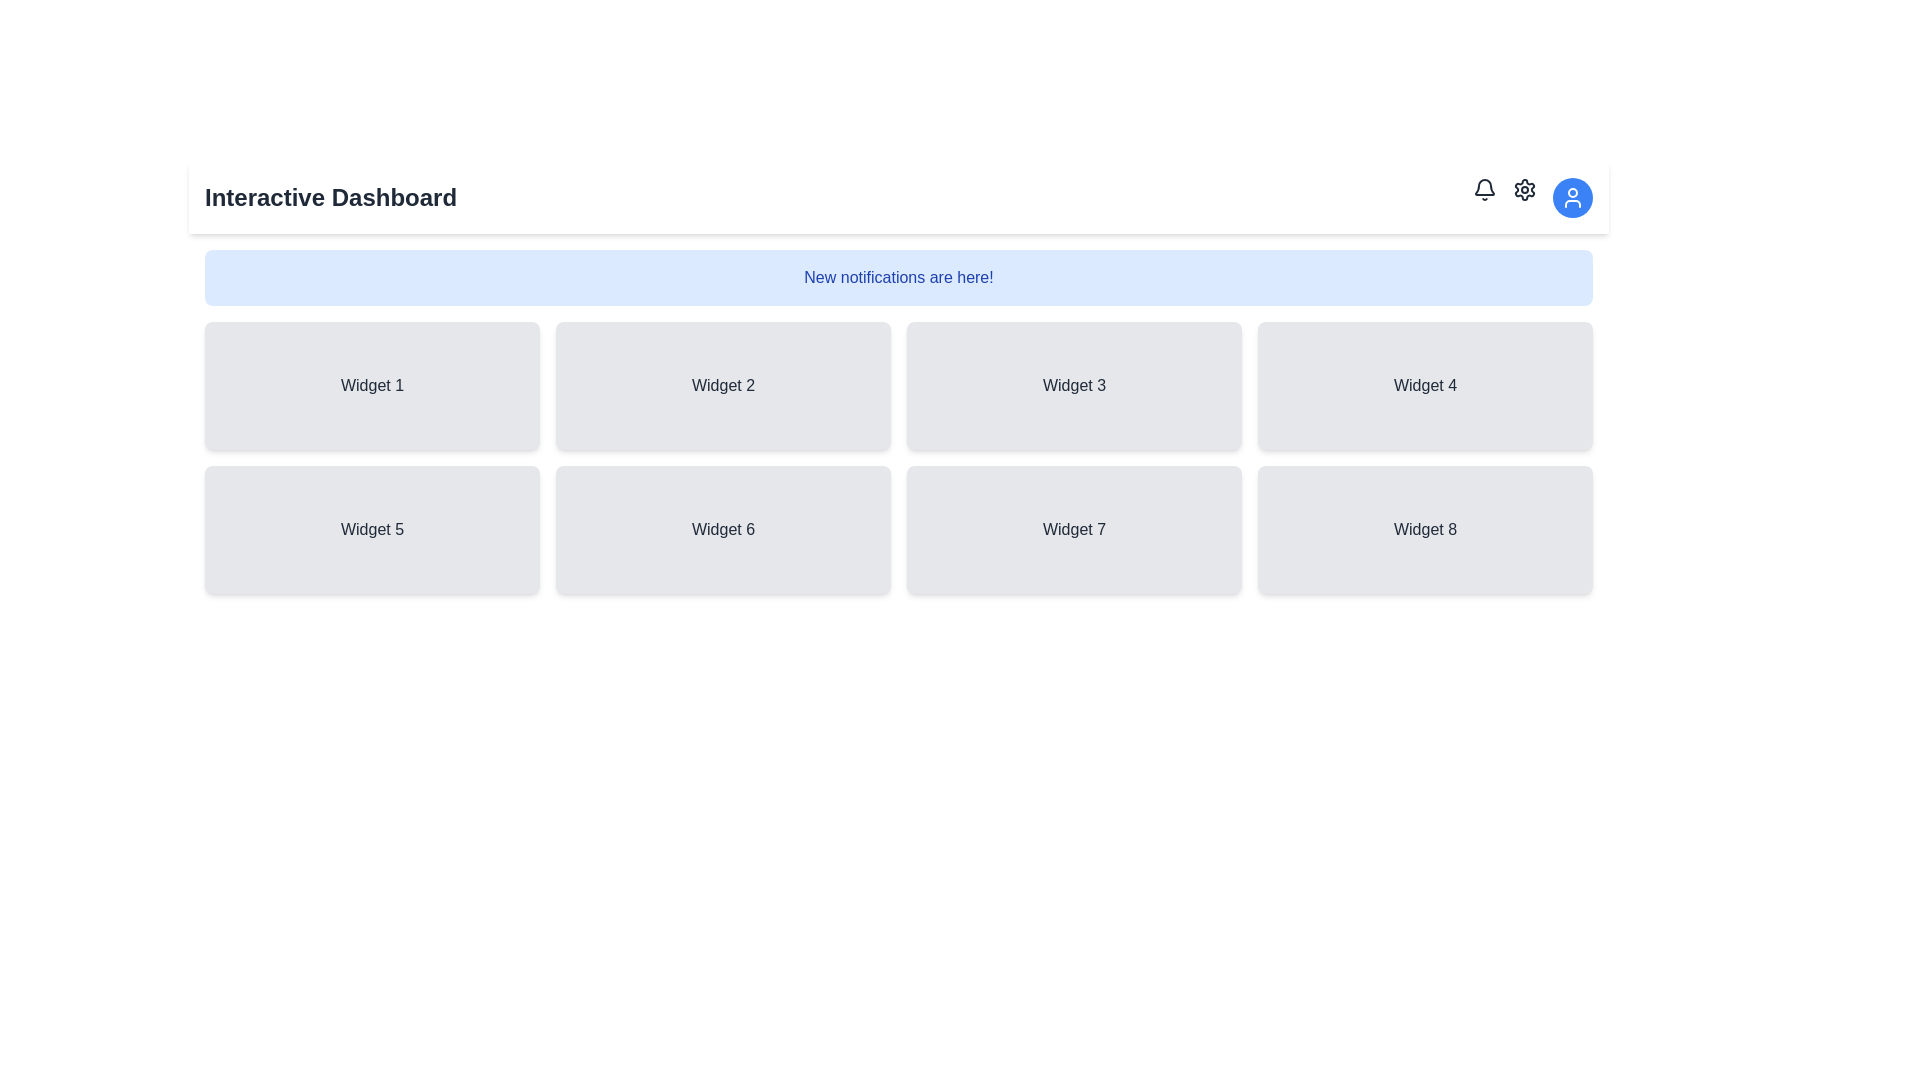 This screenshot has height=1080, width=1920. I want to click on the settings button located in the top-right corner of the interface, which is the second icon from the right, between a bell icon and a user profile icon, so click(1524, 189).